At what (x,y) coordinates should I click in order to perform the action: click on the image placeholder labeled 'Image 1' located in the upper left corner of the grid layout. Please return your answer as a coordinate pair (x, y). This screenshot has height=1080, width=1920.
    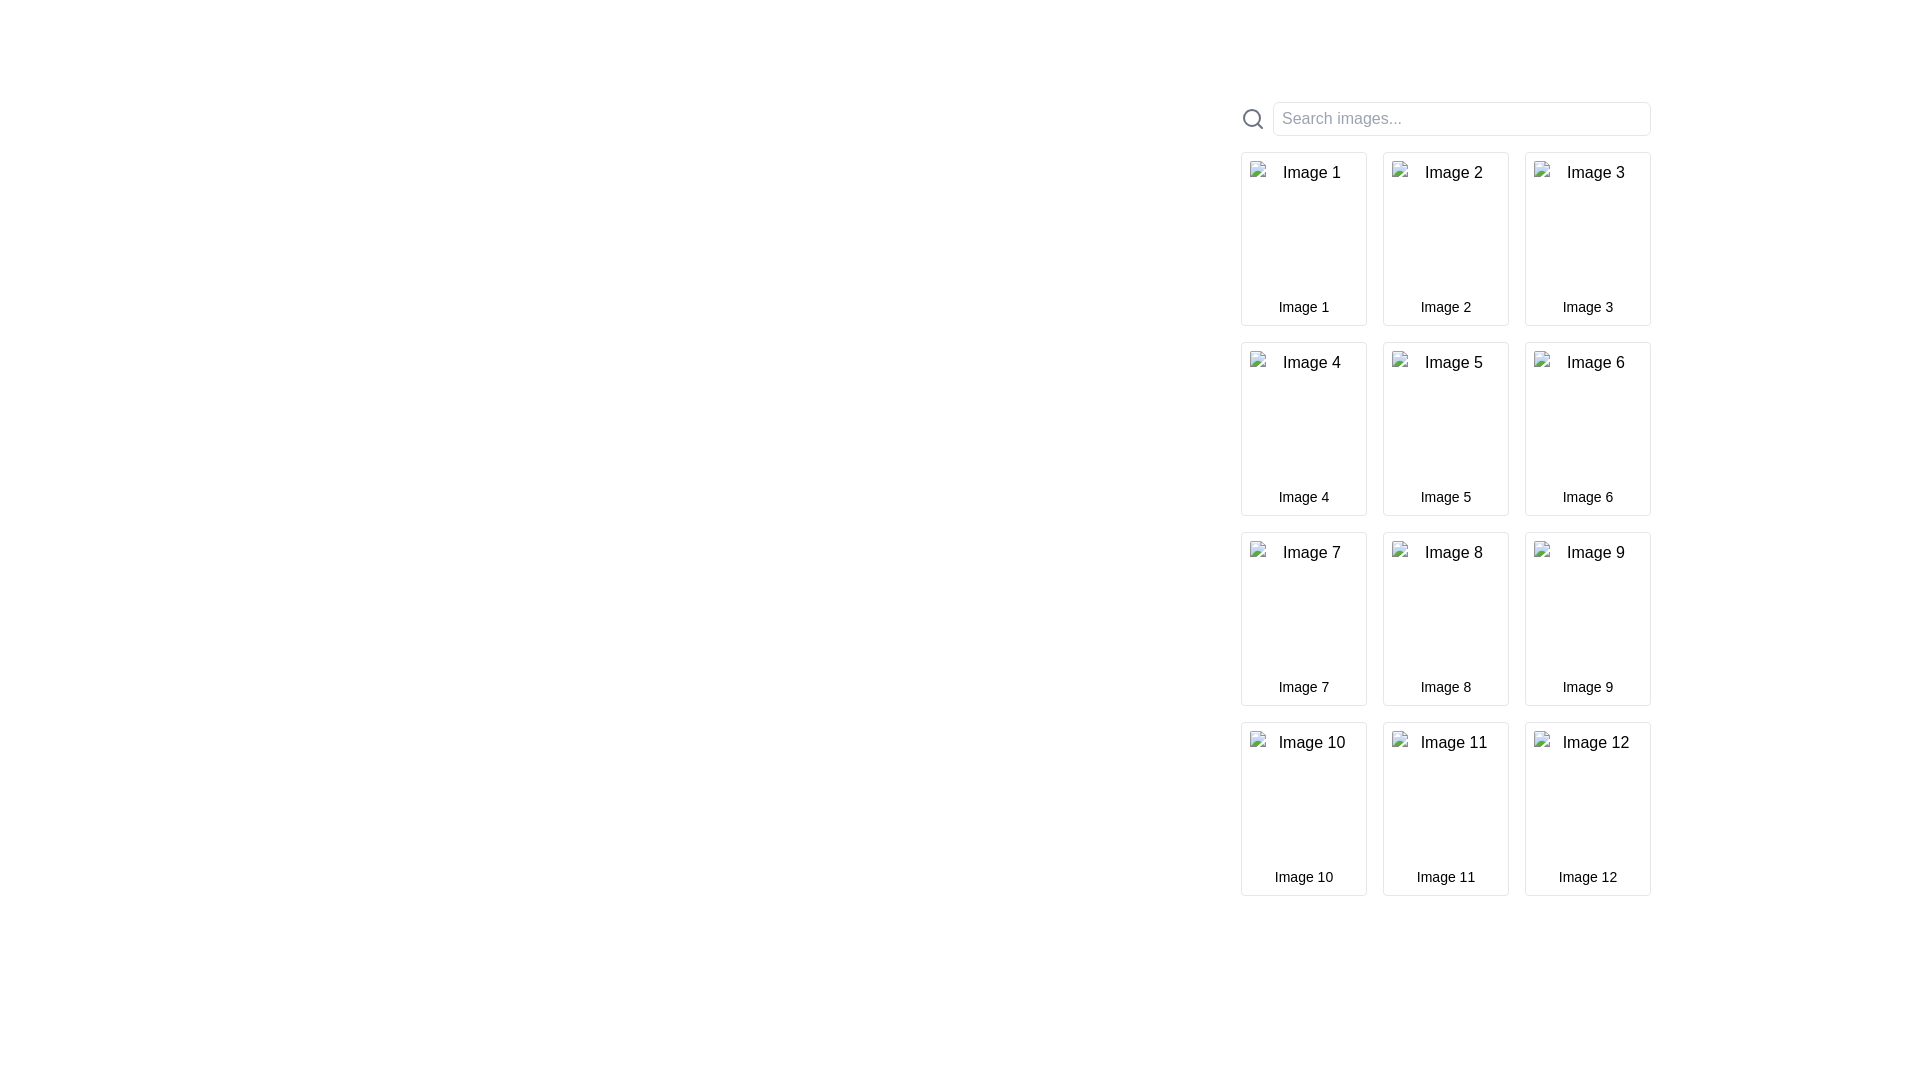
    Looking at the image, I should click on (1304, 224).